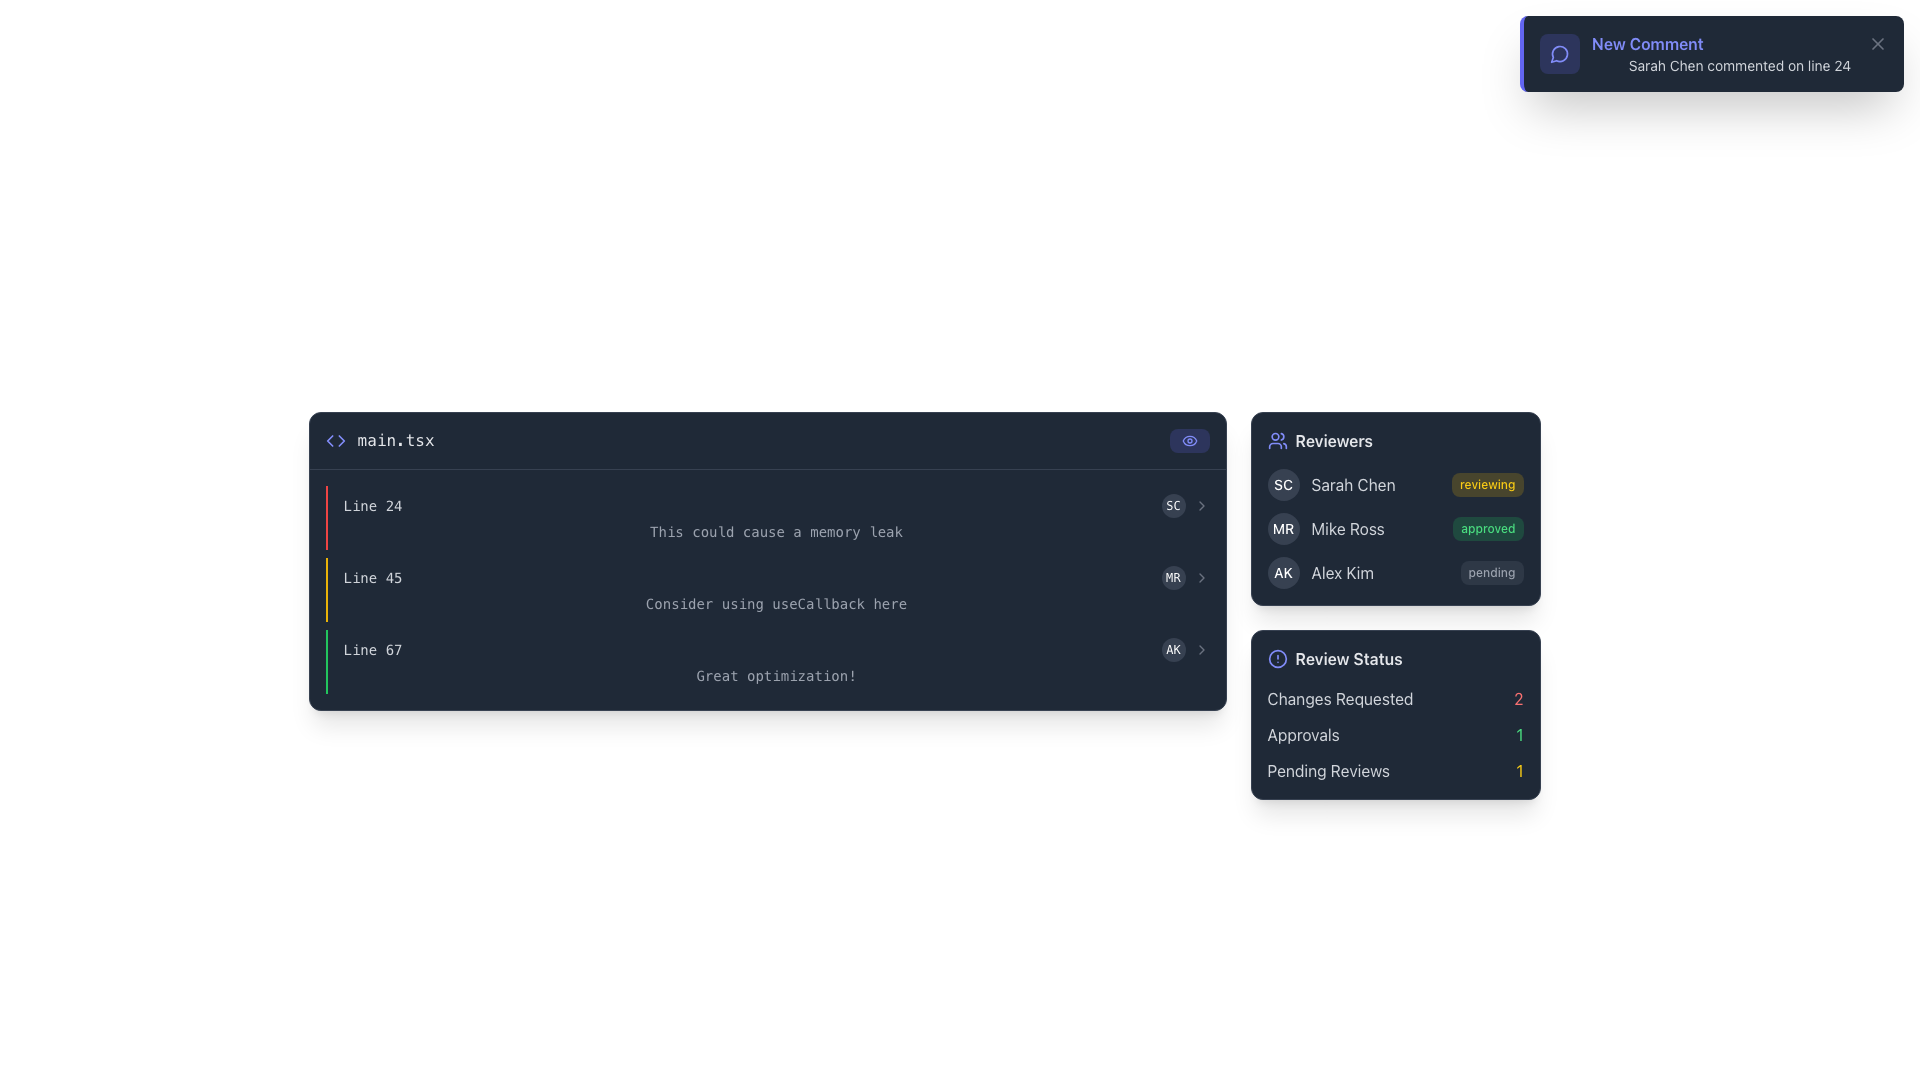 This screenshot has height=1080, width=1920. What do you see at coordinates (1353, 485) in the screenshot?
I see `the text label displaying 'Sarah Chen', which indicates the name of the reviewer in the 'Reviewers' section of the right-hand panel` at bounding box center [1353, 485].